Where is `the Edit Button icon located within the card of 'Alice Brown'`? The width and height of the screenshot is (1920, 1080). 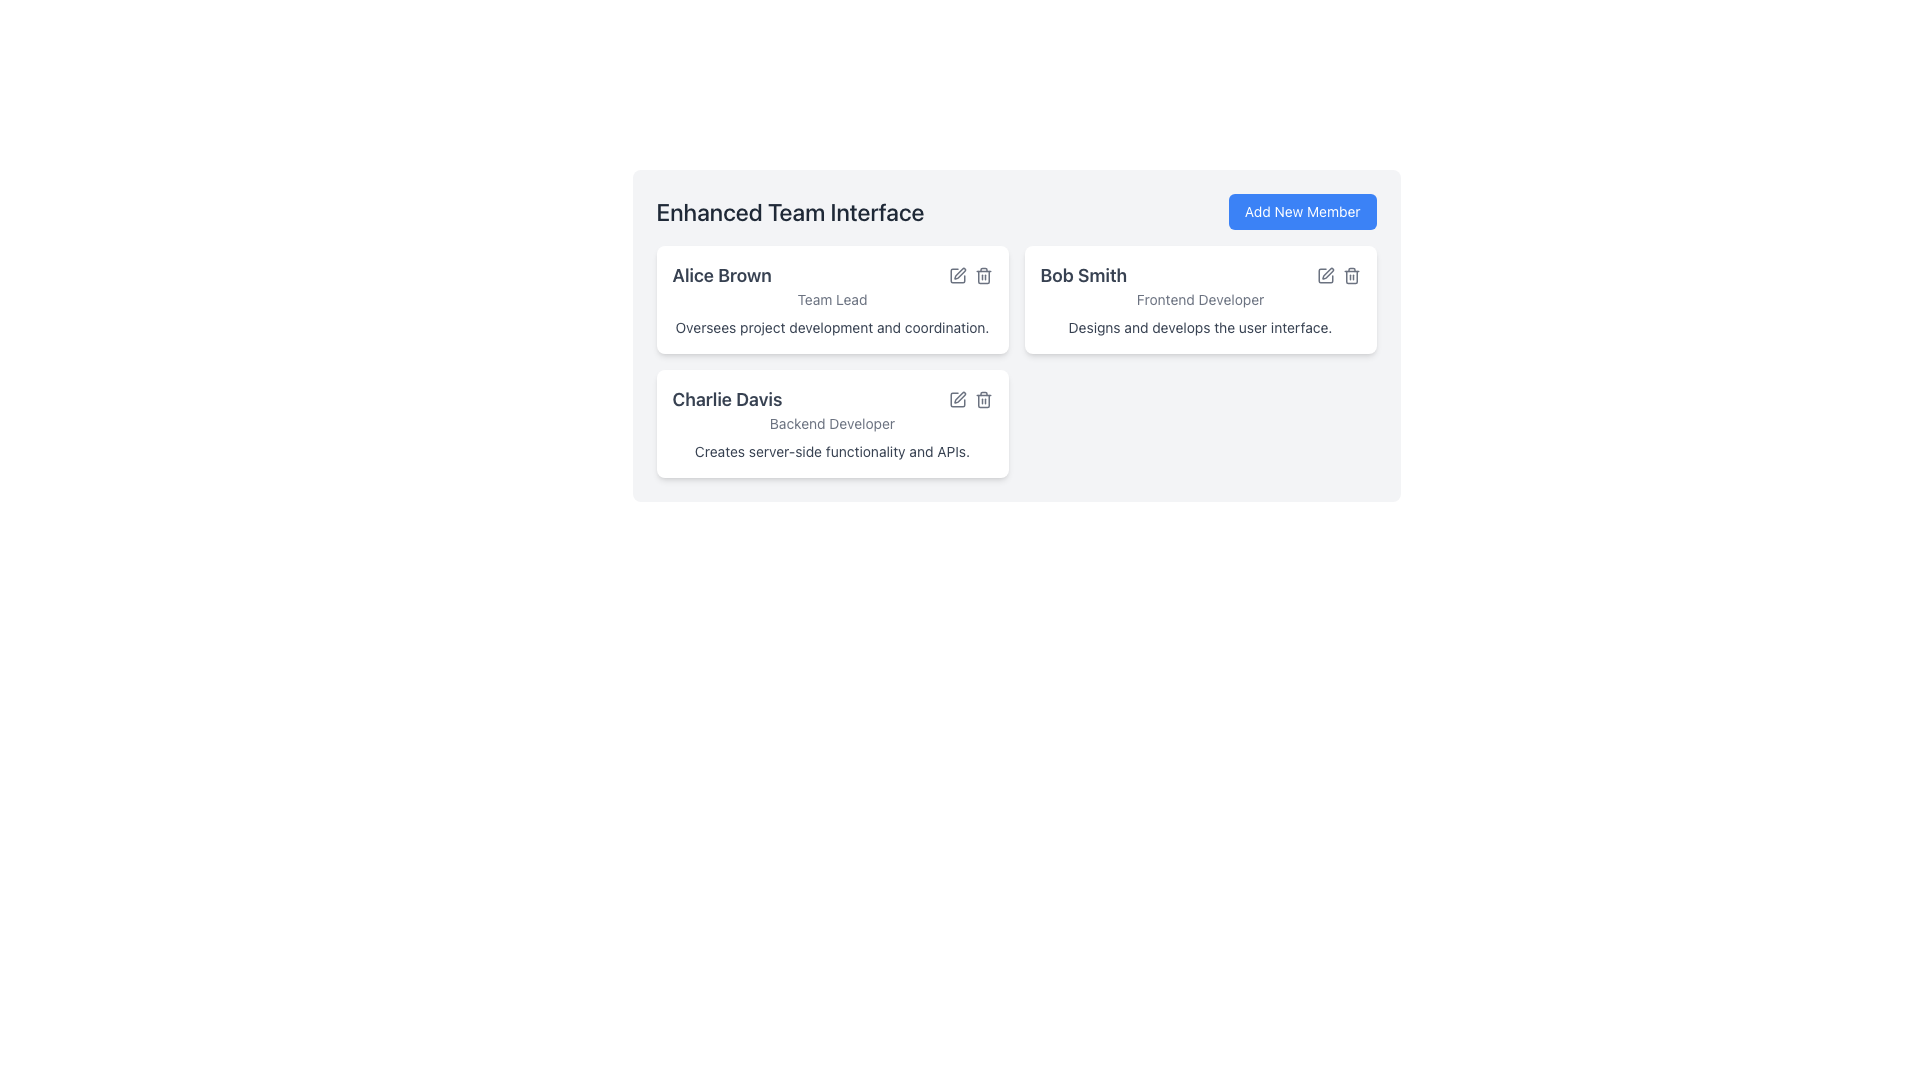 the Edit Button icon located within the card of 'Alice Brown' is located at coordinates (958, 273).